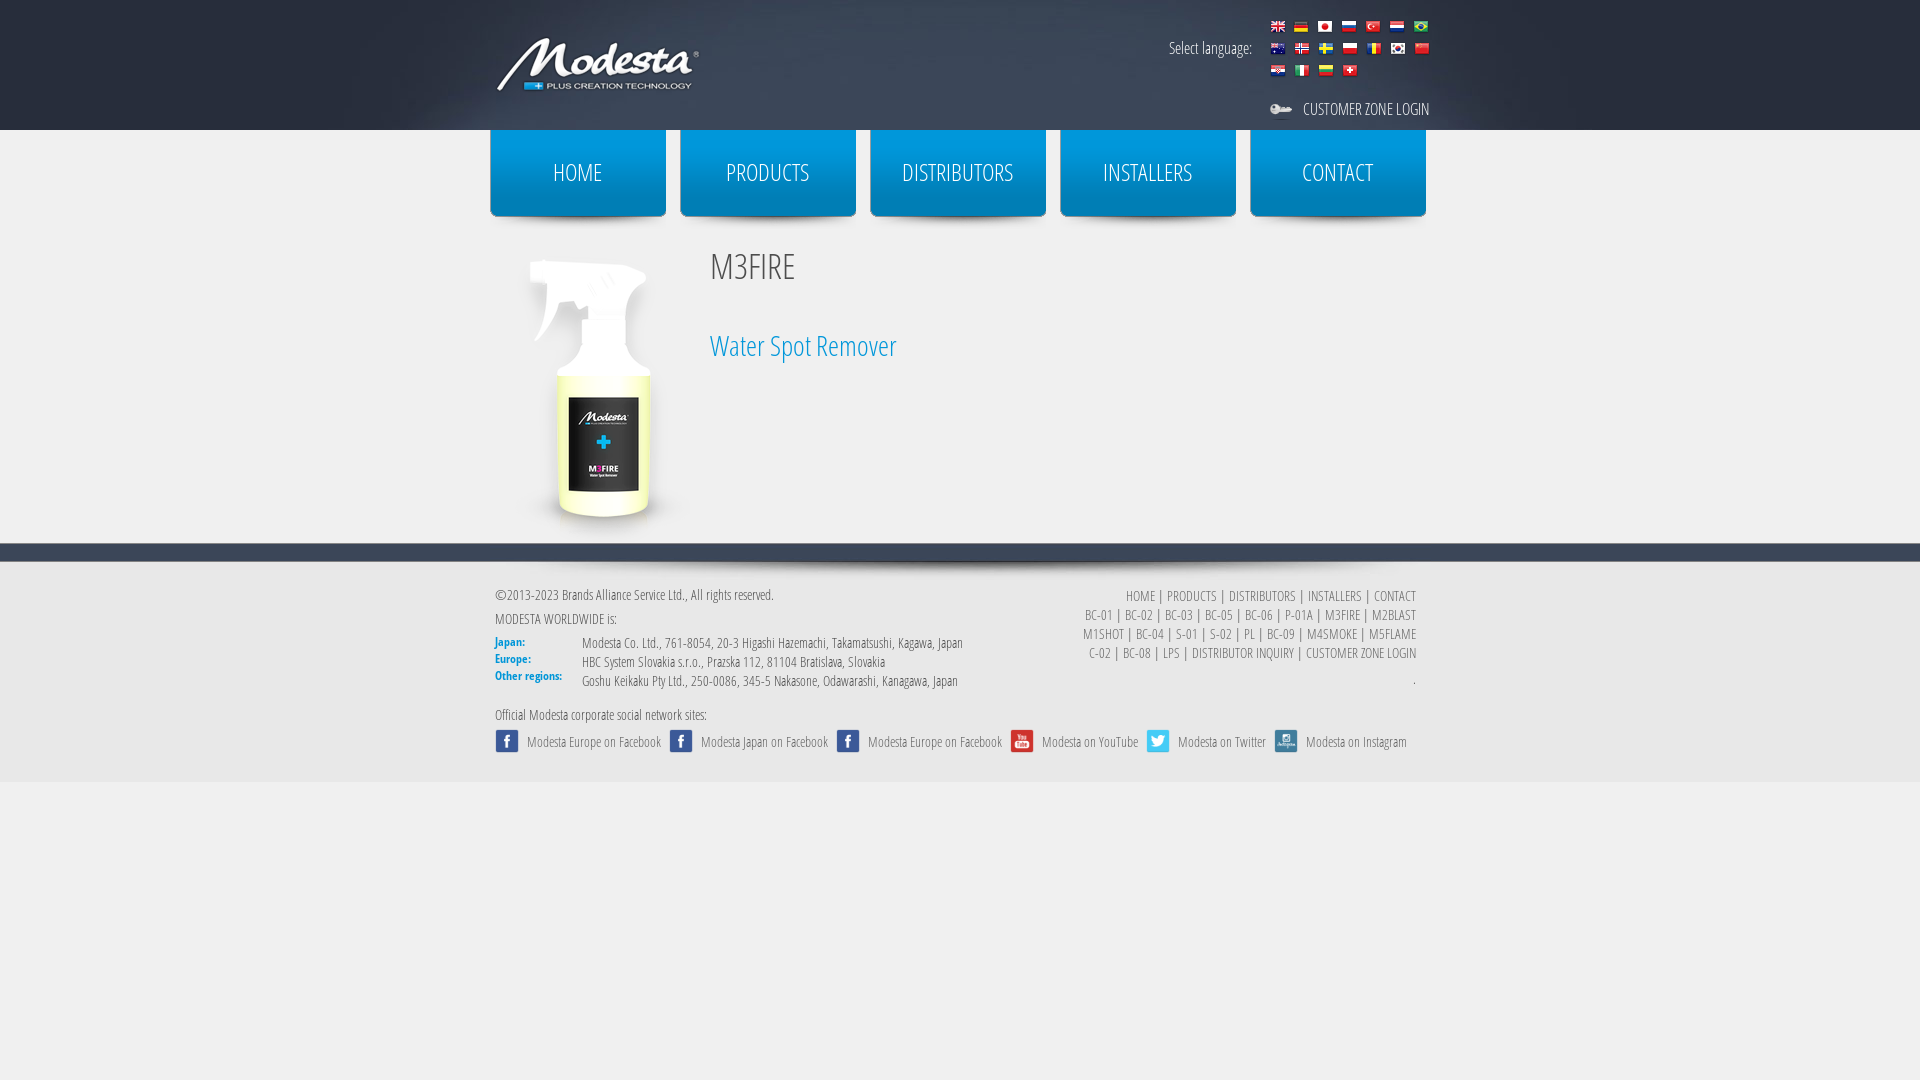  What do you see at coordinates (1332, 633) in the screenshot?
I see `'M4SMOKE'` at bounding box center [1332, 633].